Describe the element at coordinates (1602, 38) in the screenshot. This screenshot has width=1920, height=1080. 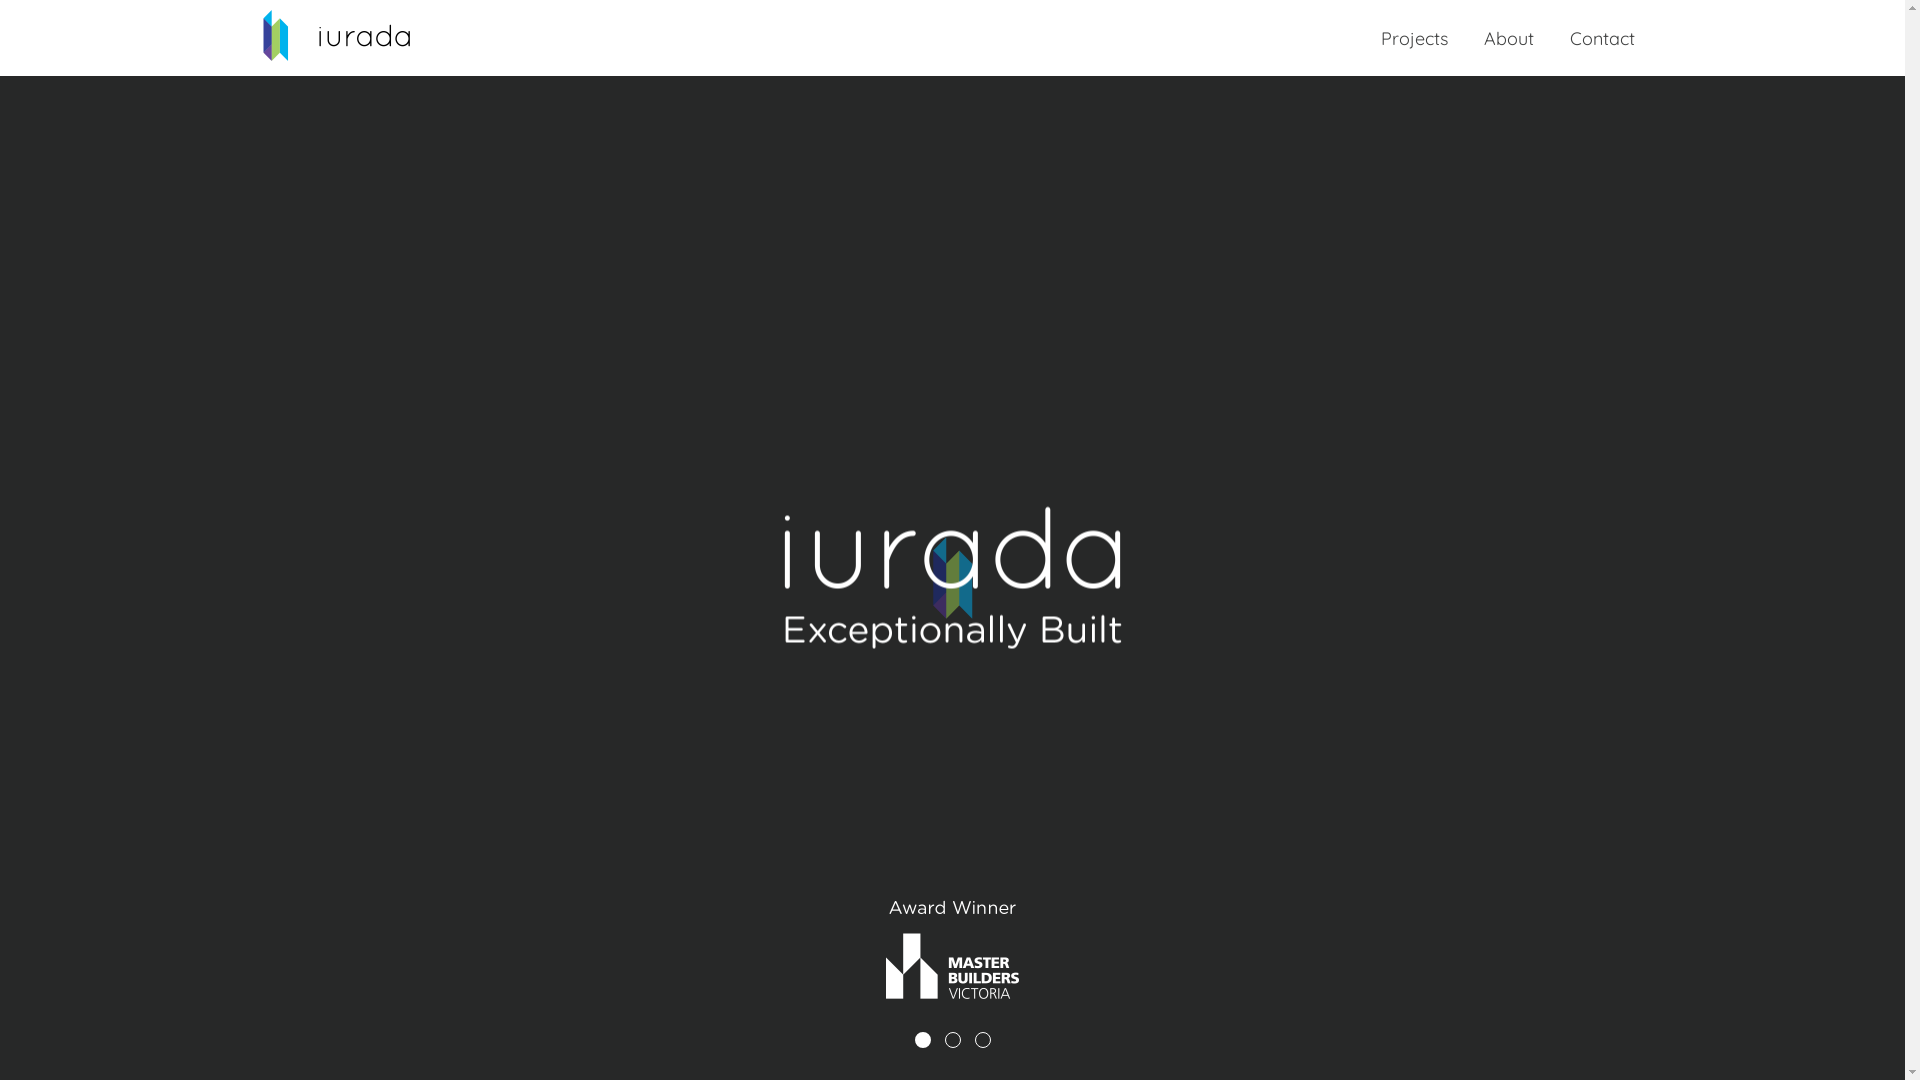
I see `'Contact'` at that location.